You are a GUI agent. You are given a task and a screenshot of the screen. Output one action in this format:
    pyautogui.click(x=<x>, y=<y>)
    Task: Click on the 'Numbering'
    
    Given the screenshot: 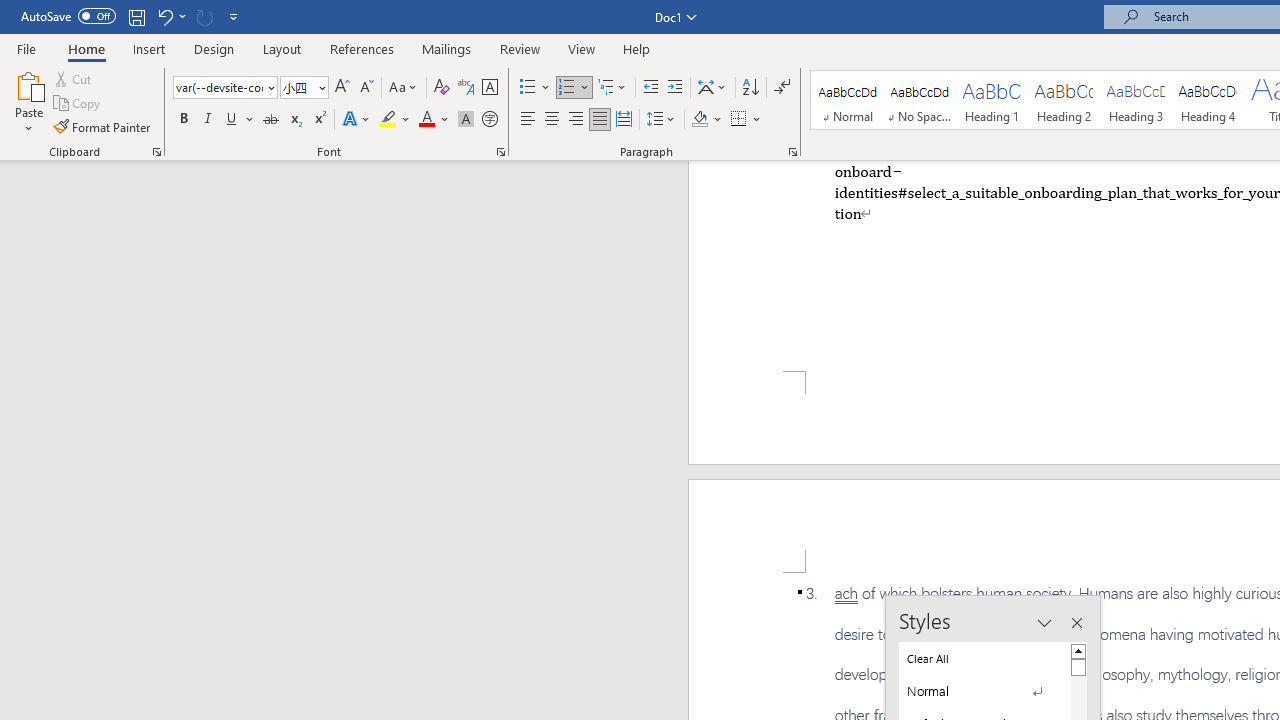 What is the action you would take?
    pyautogui.click(x=566, y=86)
    